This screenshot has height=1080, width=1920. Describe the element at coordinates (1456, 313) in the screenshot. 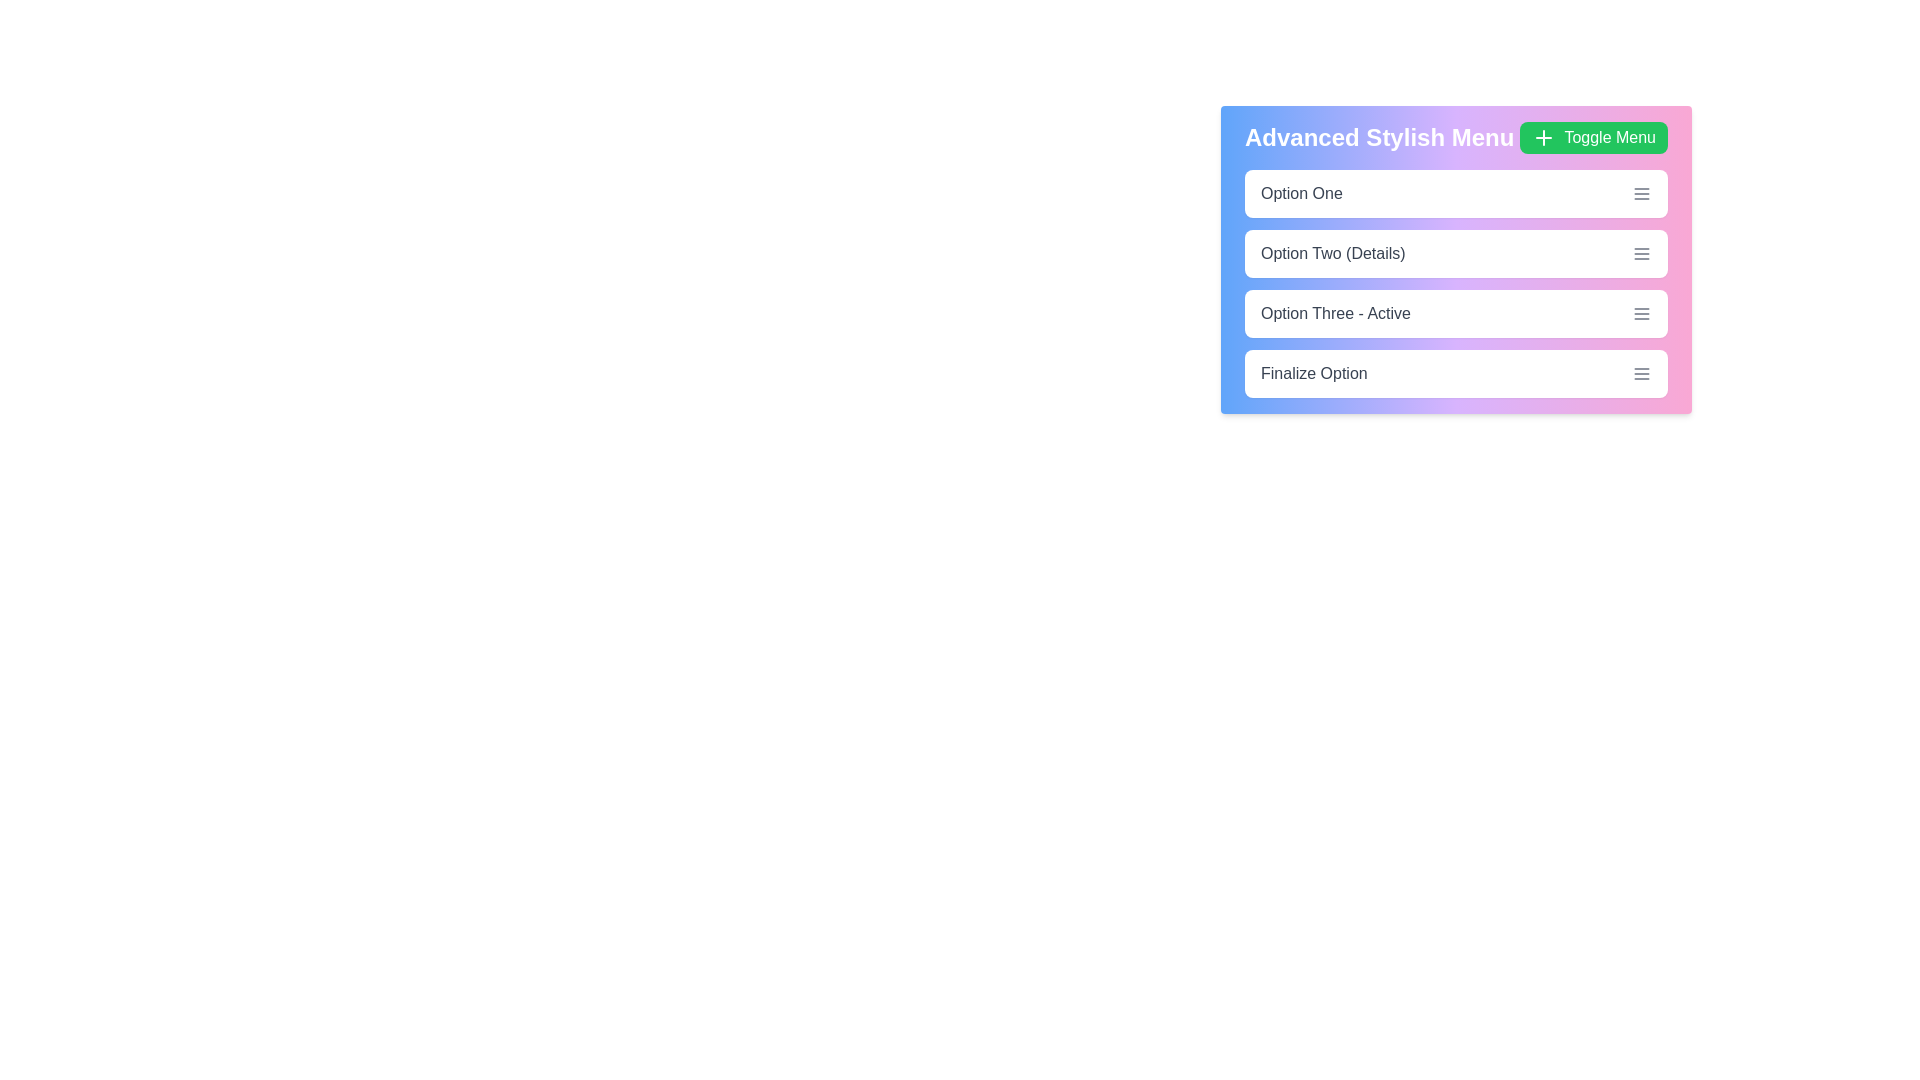

I see `the menu option Option Three - Active` at that location.